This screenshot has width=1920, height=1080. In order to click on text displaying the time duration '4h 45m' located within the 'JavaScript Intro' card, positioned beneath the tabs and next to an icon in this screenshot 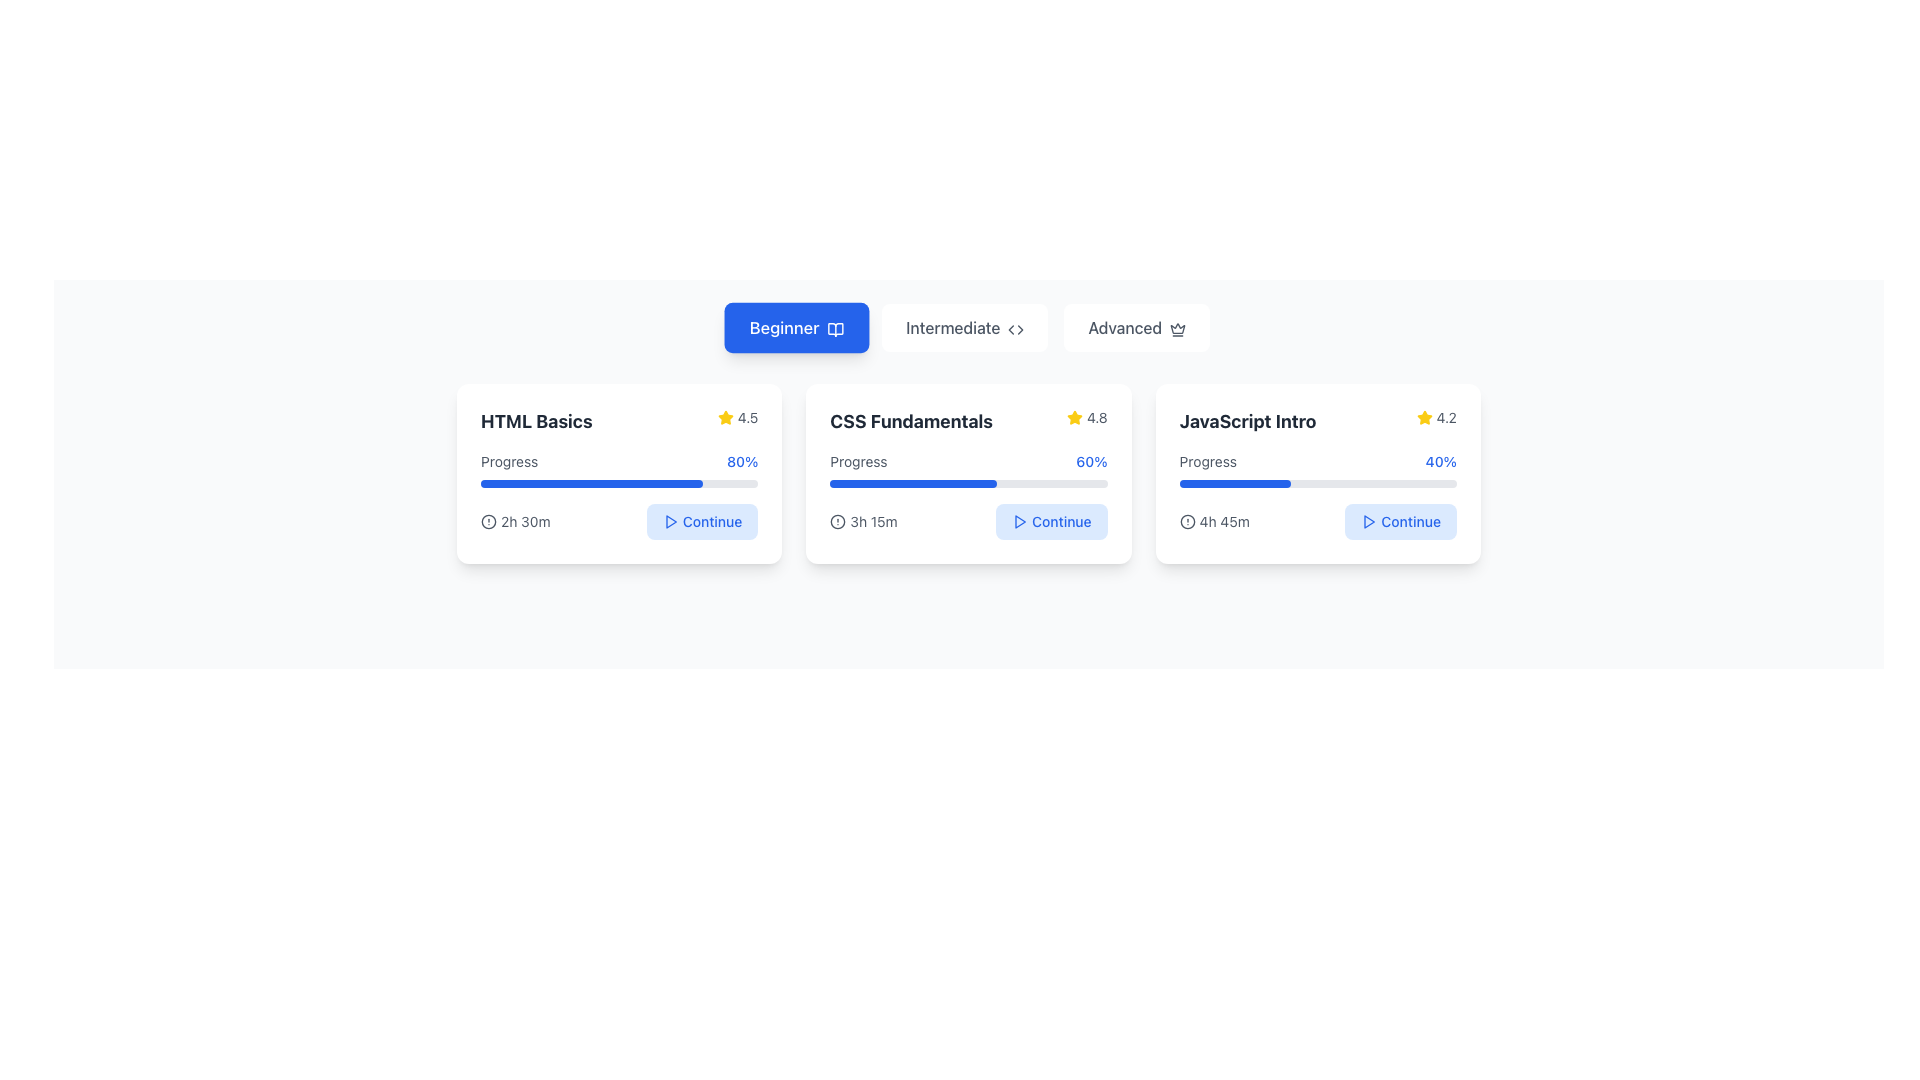, I will do `click(1223, 520)`.